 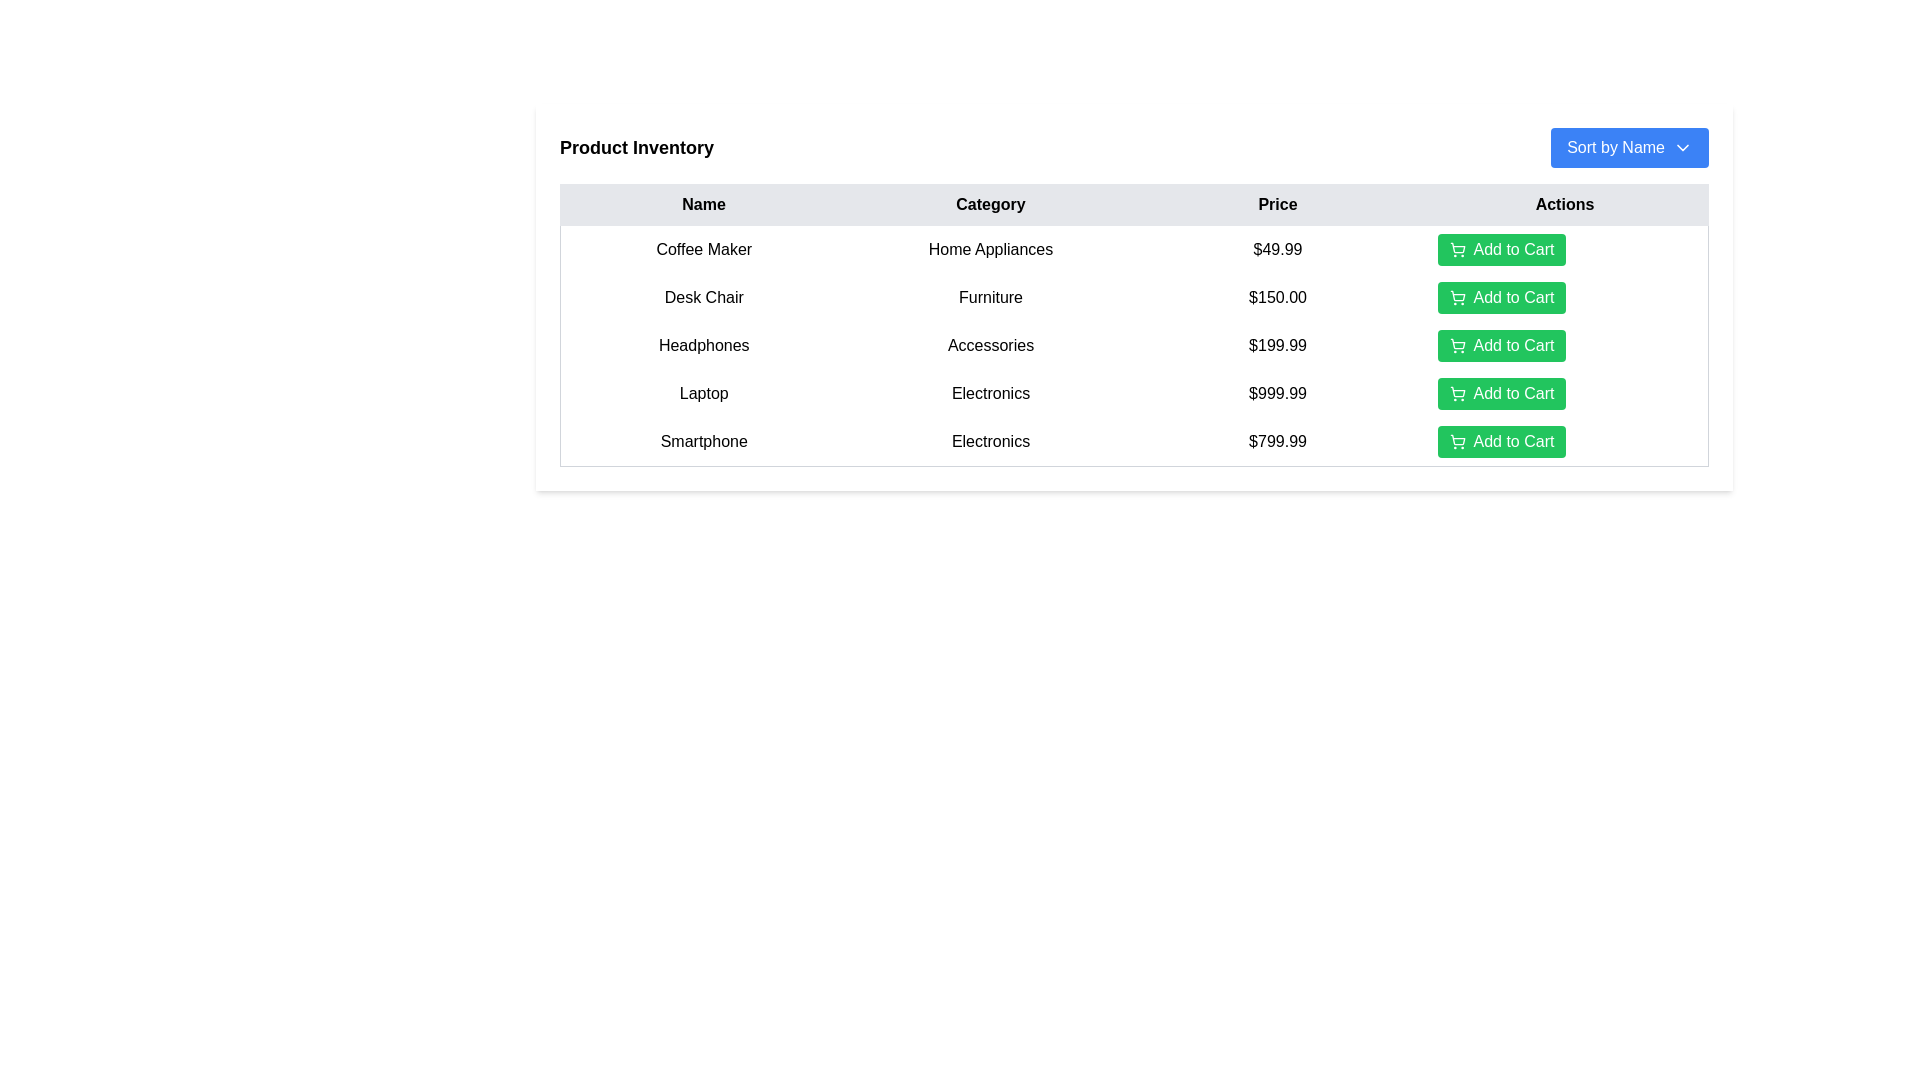 What do you see at coordinates (1457, 345) in the screenshot?
I see `the shopping cart icon located in the third 'Add to Cart' button of the product inventory table` at bounding box center [1457, 345].